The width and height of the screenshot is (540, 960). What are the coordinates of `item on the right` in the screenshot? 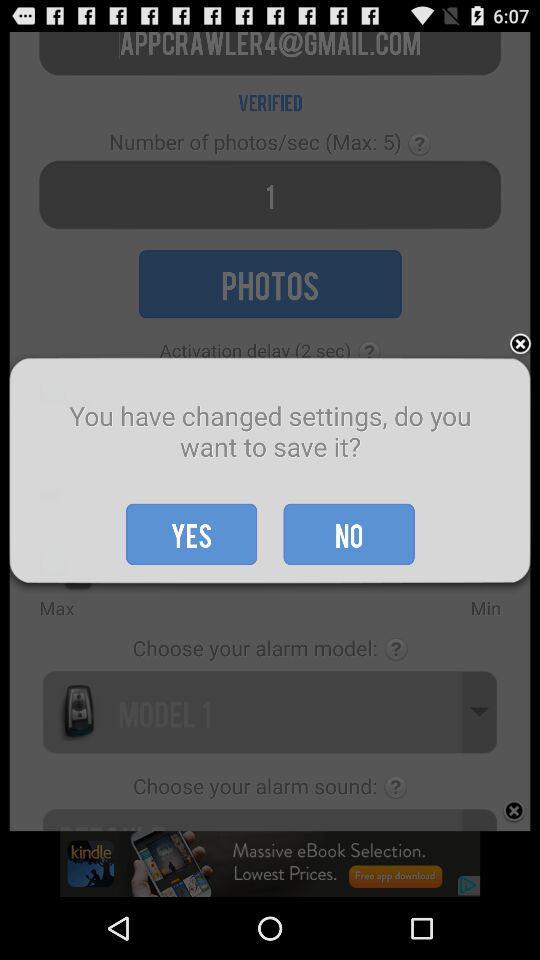 It's located at (520, 345).